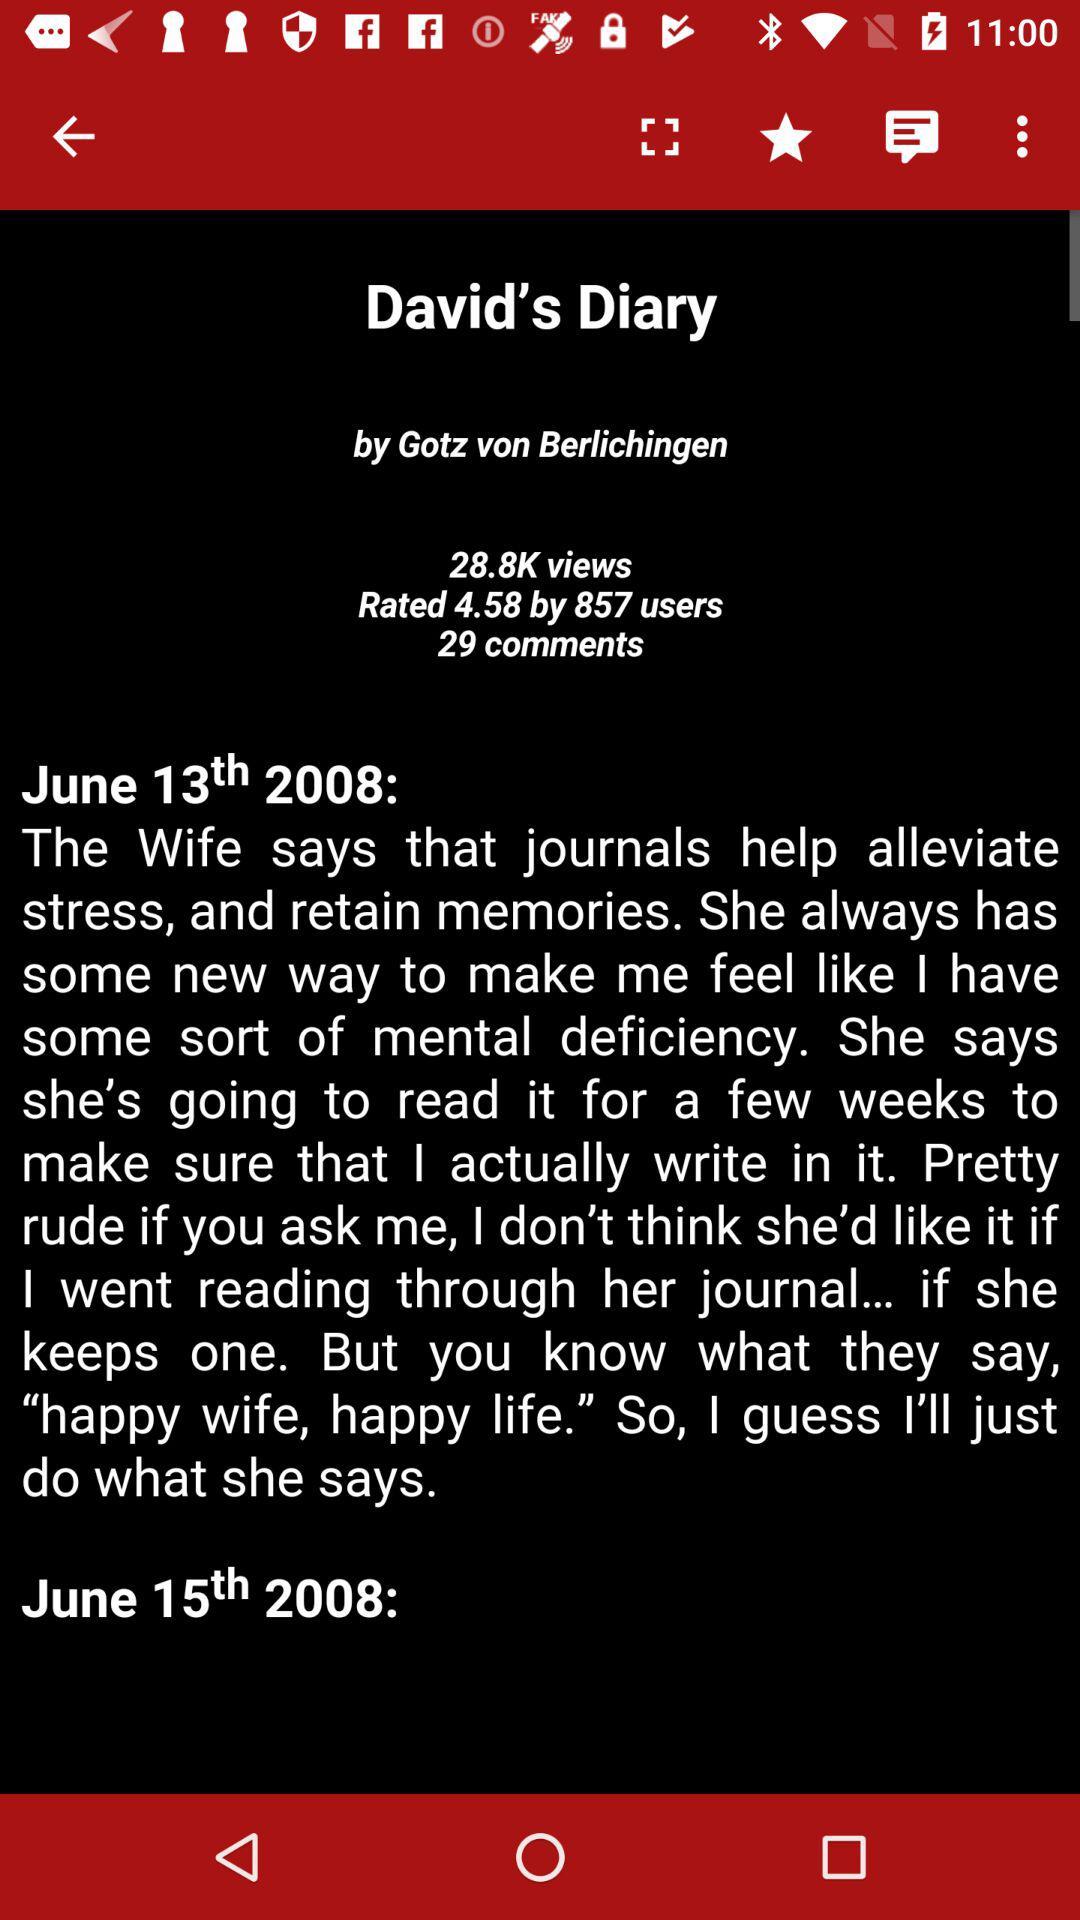 This screenshot has width=1080, height=1920. I want to click on begin typing, so click(540, 1713).